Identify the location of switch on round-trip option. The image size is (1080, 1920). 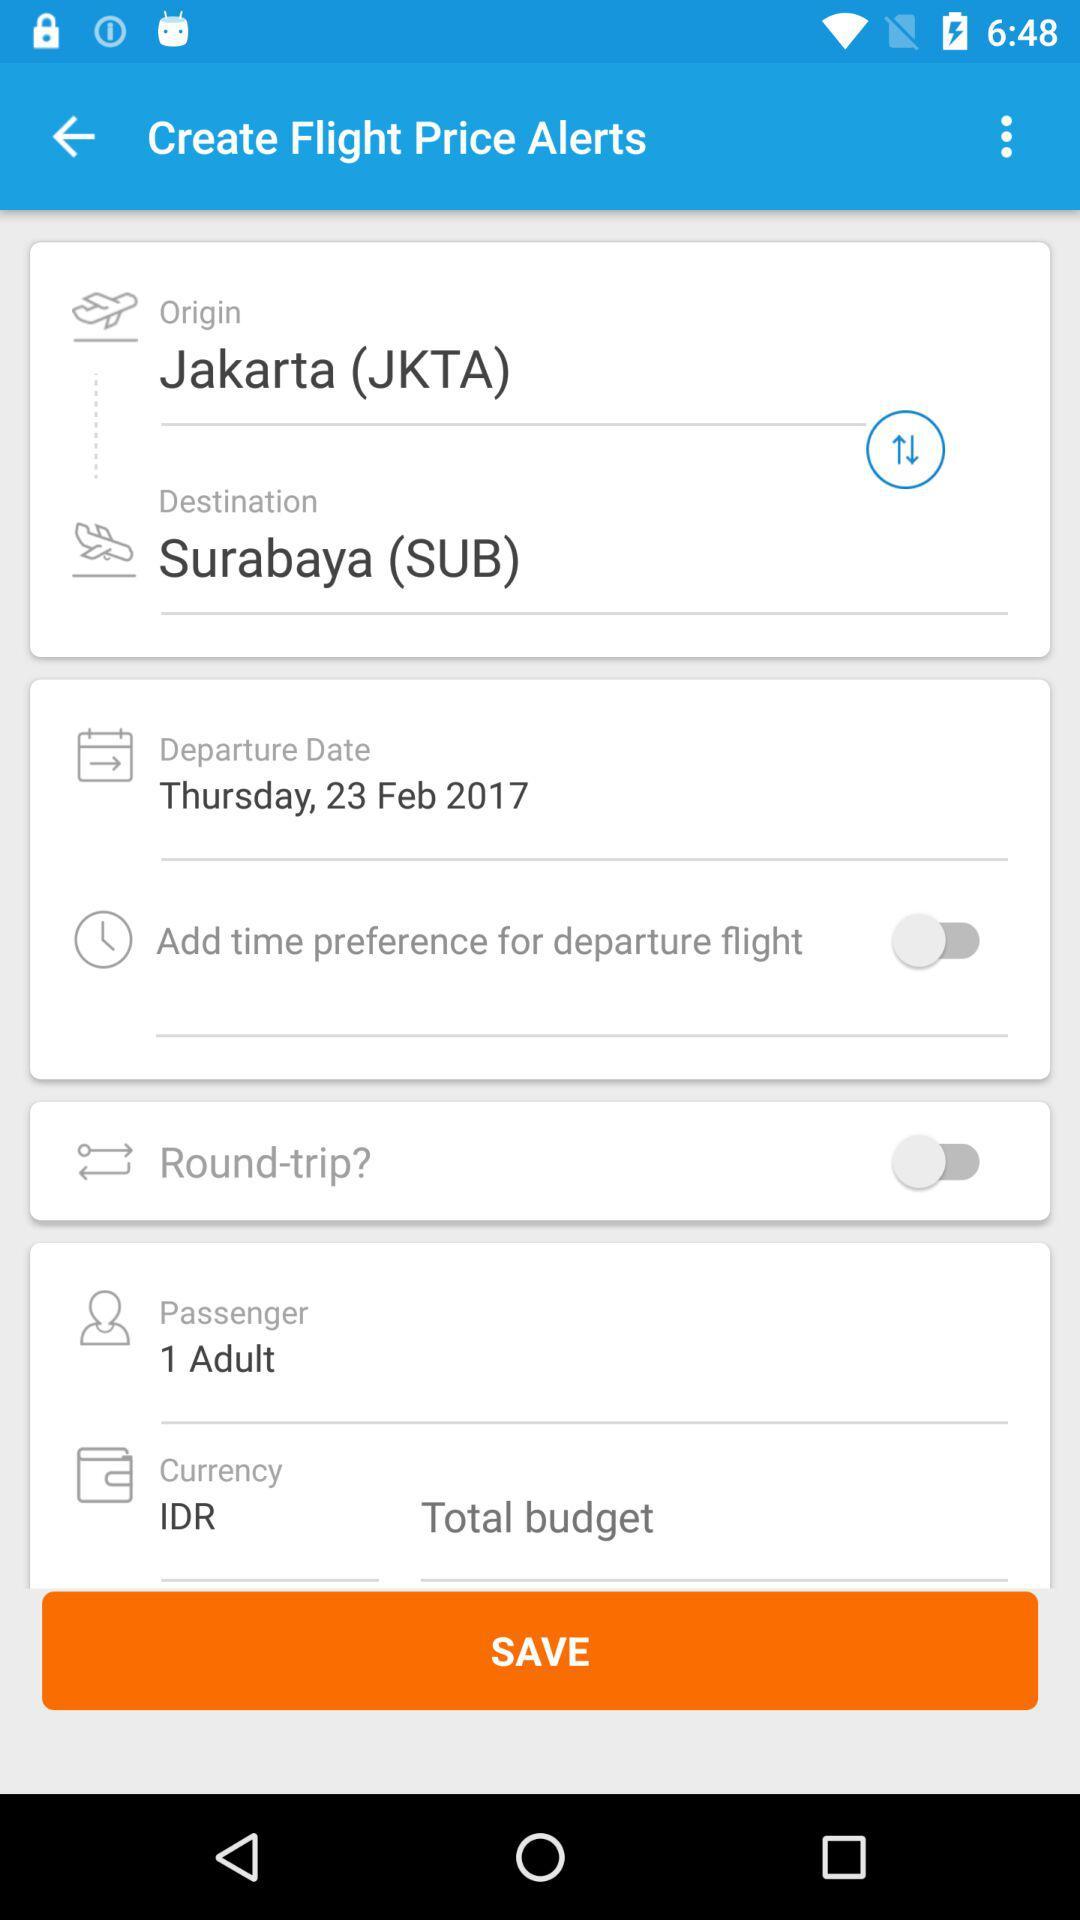
(945, 1161).